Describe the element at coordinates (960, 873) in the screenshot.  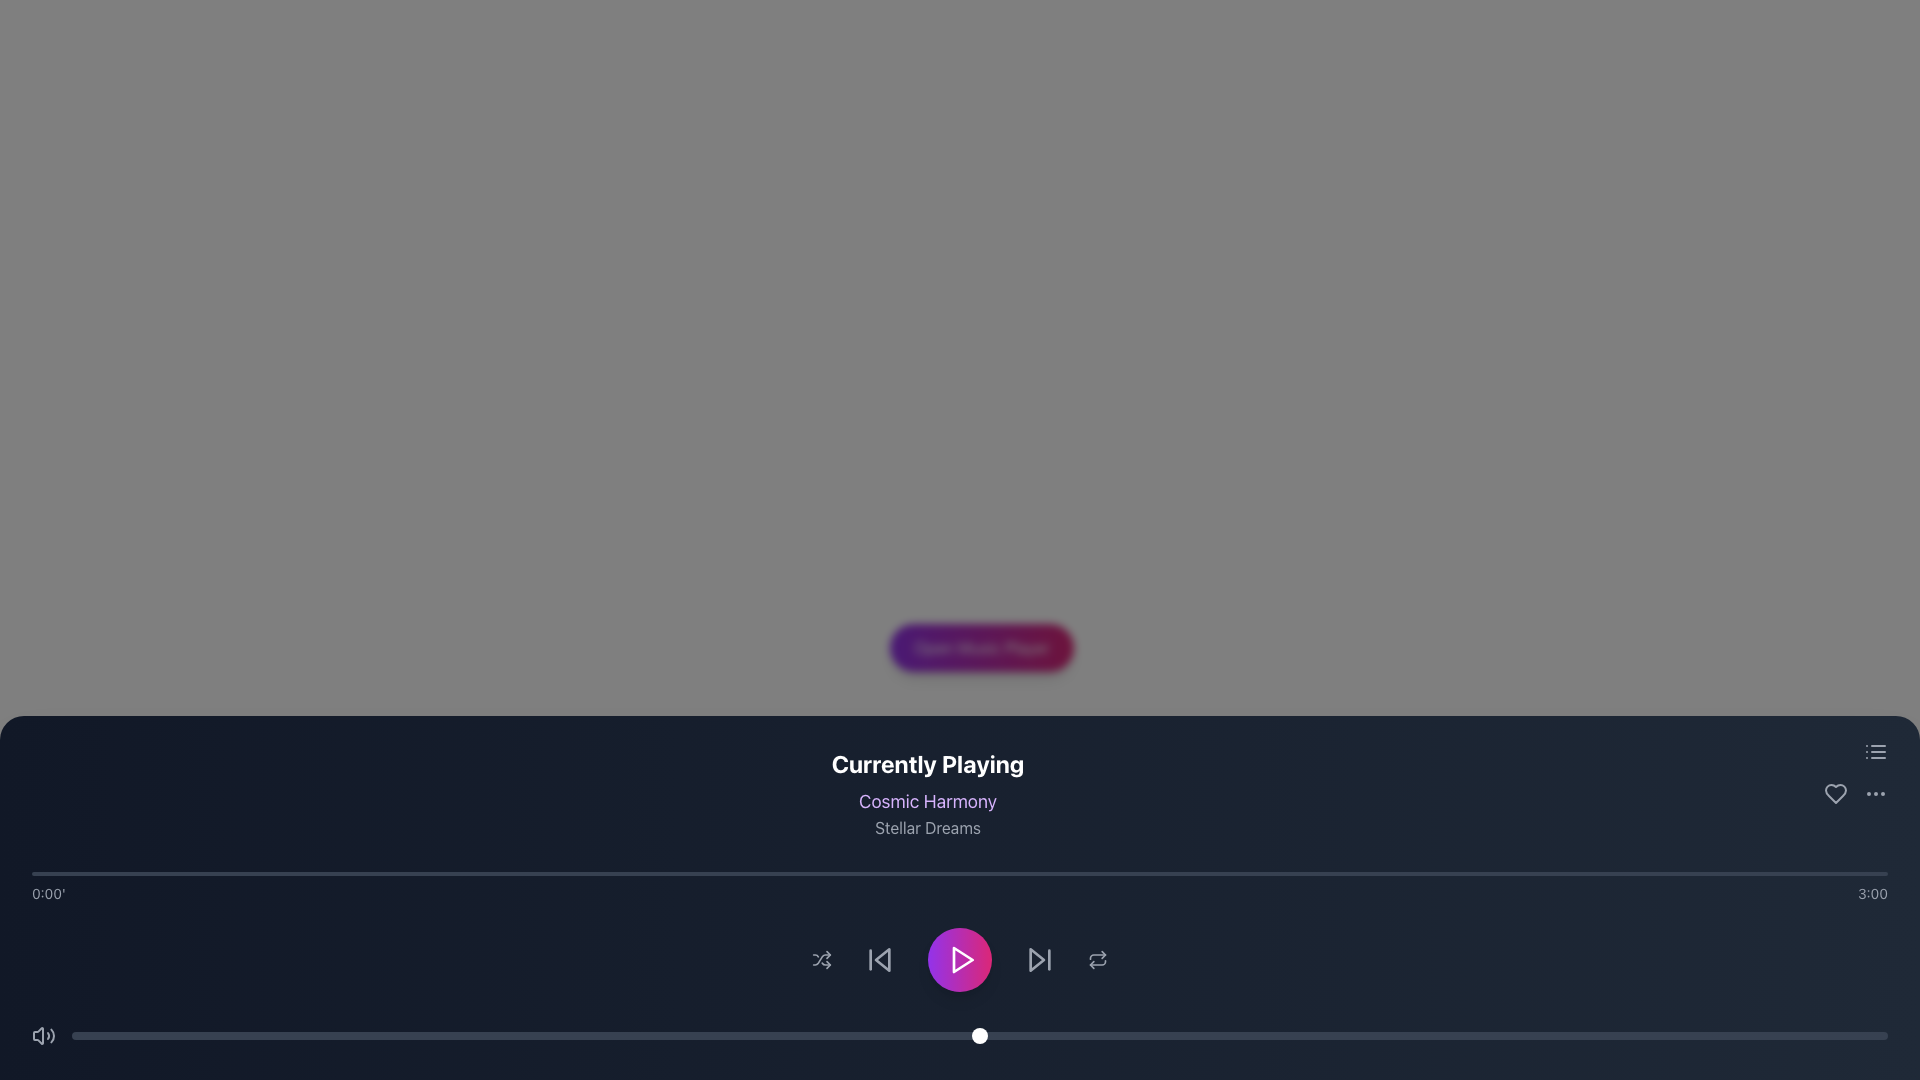
I see `the progress indicator of the Linear Progress Bar, which is a horizontal bar with rounded edges located below the 'Currently Playing' text` at that location.